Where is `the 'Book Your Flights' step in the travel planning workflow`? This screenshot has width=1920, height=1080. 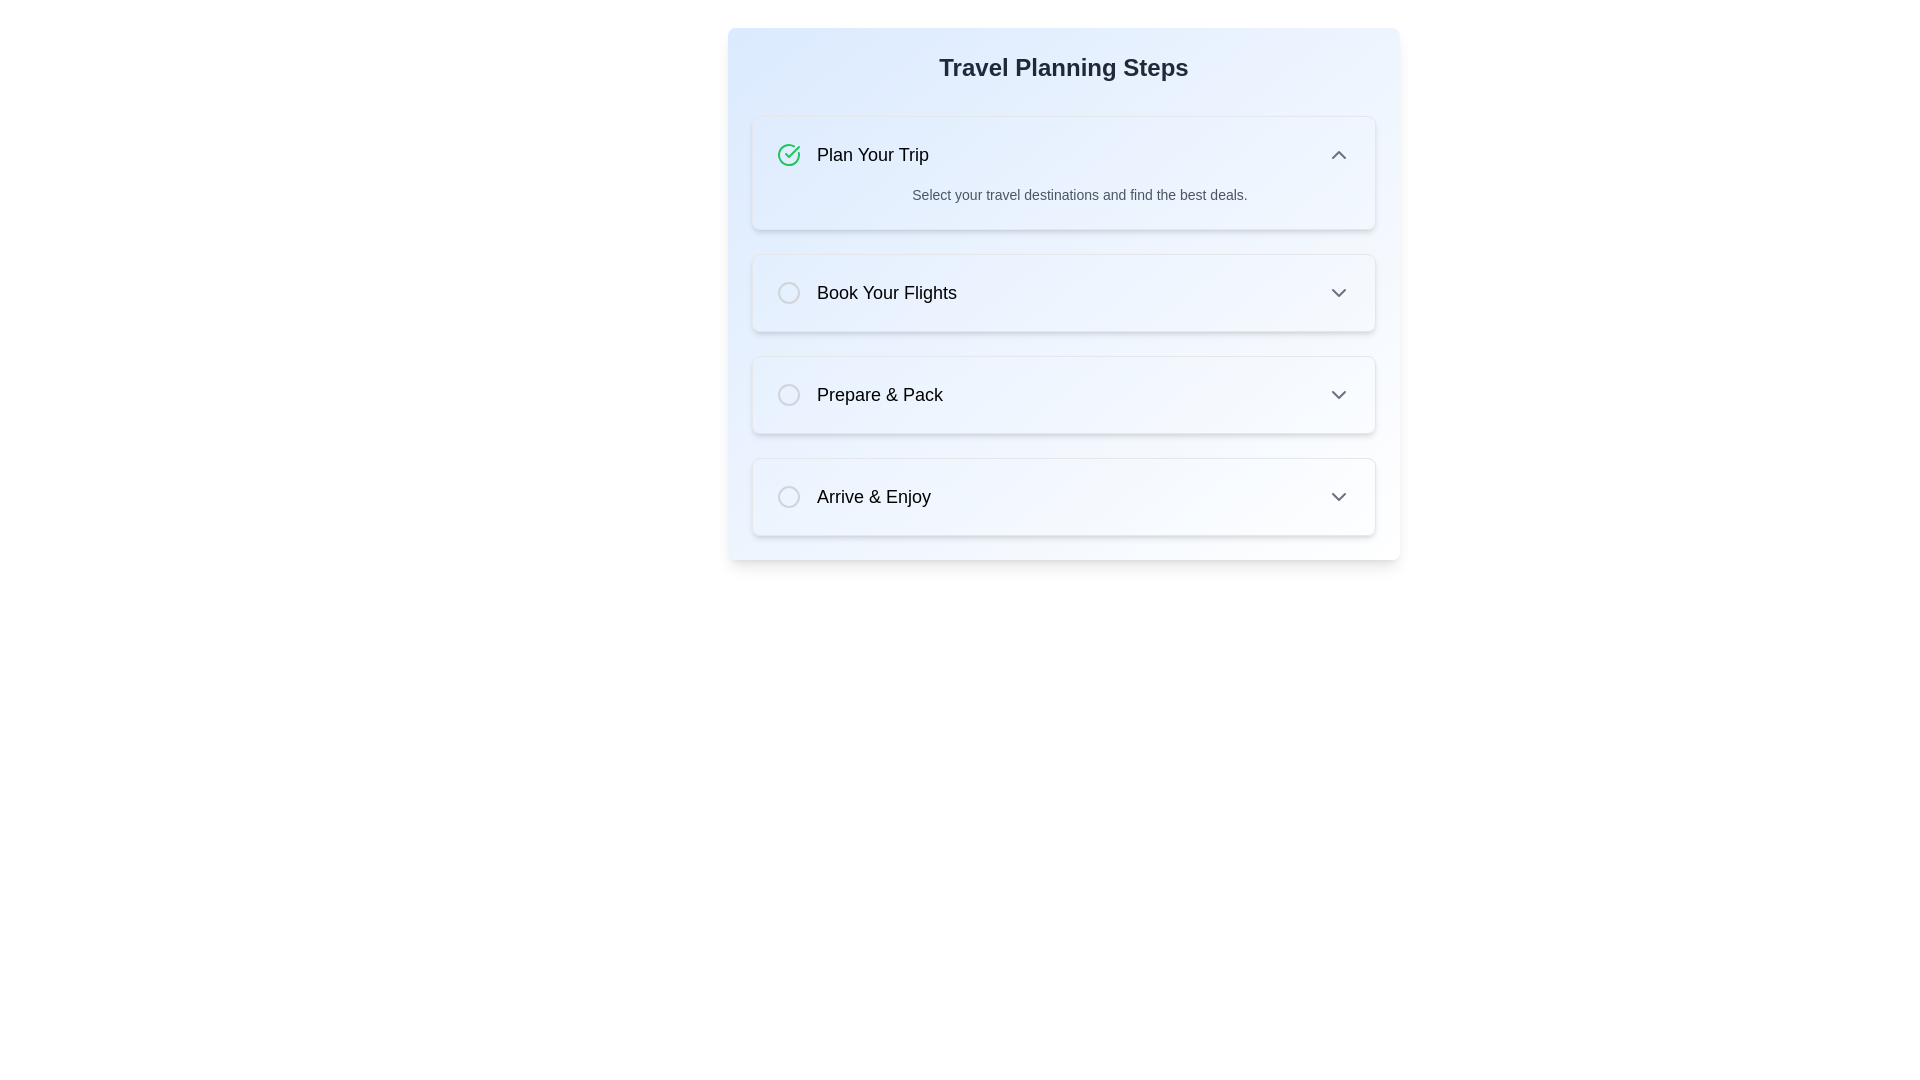
the 'Book Your Flights' step in the travel planning workflow is located at coordinates (1063, 293).